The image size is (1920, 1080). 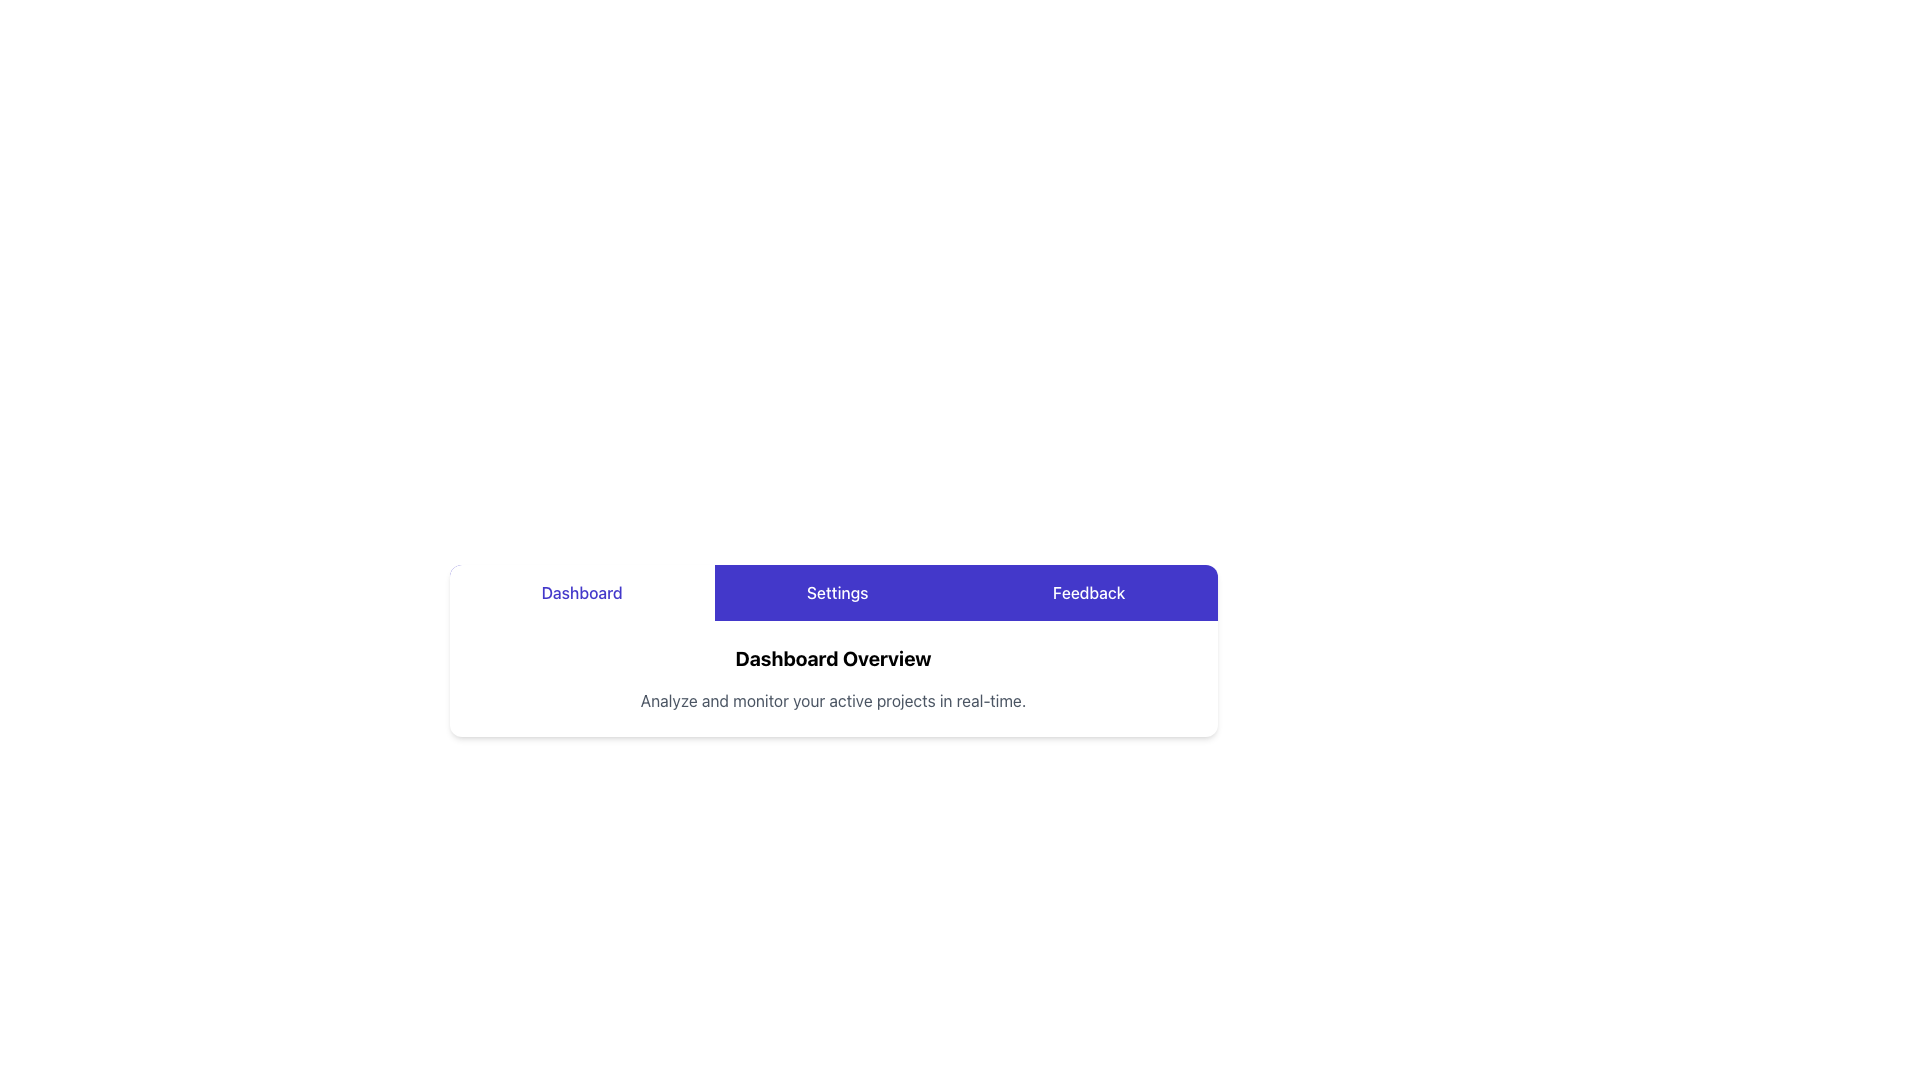 What do you see at coordinates (833, 592) in the screenshot?
I see `the 'Settings' tab in the navigation bar` at bounding box center [833, 592].